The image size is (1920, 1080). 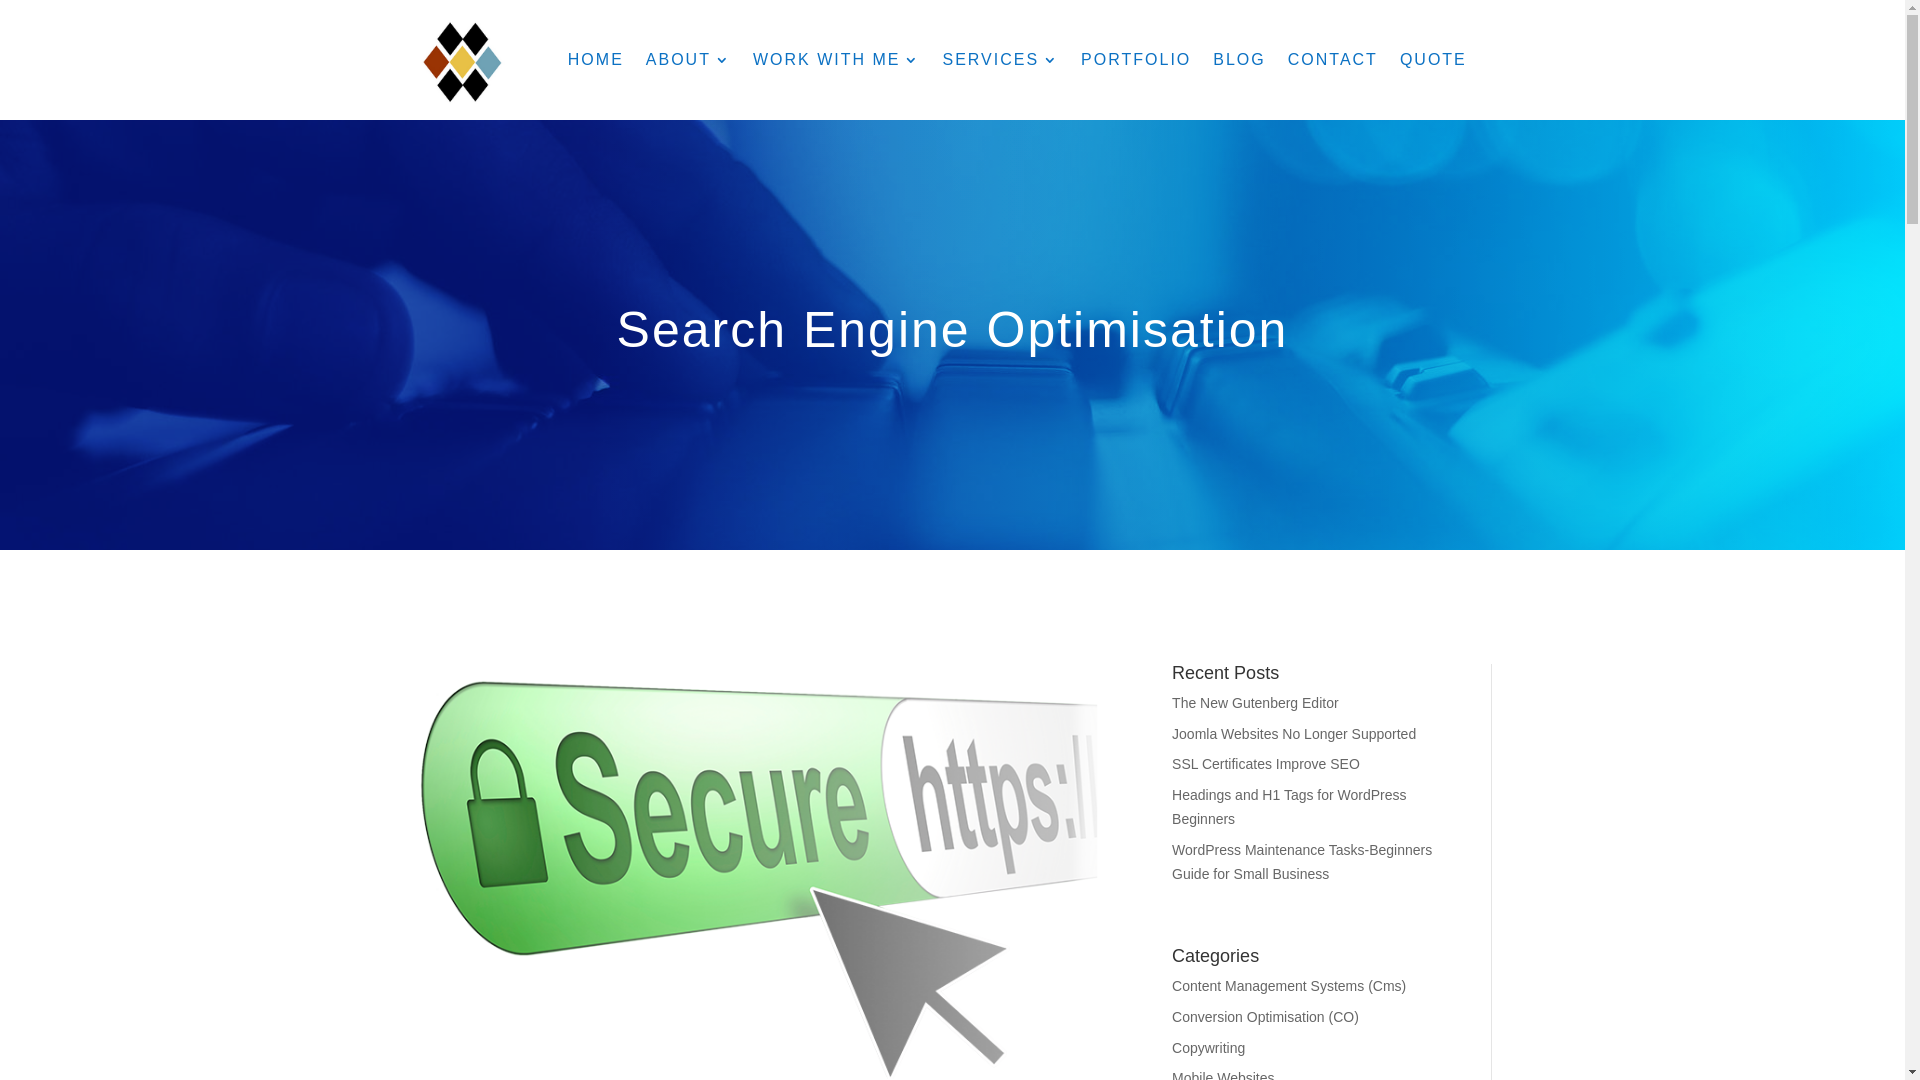 What do you see at coordinates (1237, 59) in the screenshot?
I see `'BLOG'` at bounding box center [1237, 59].